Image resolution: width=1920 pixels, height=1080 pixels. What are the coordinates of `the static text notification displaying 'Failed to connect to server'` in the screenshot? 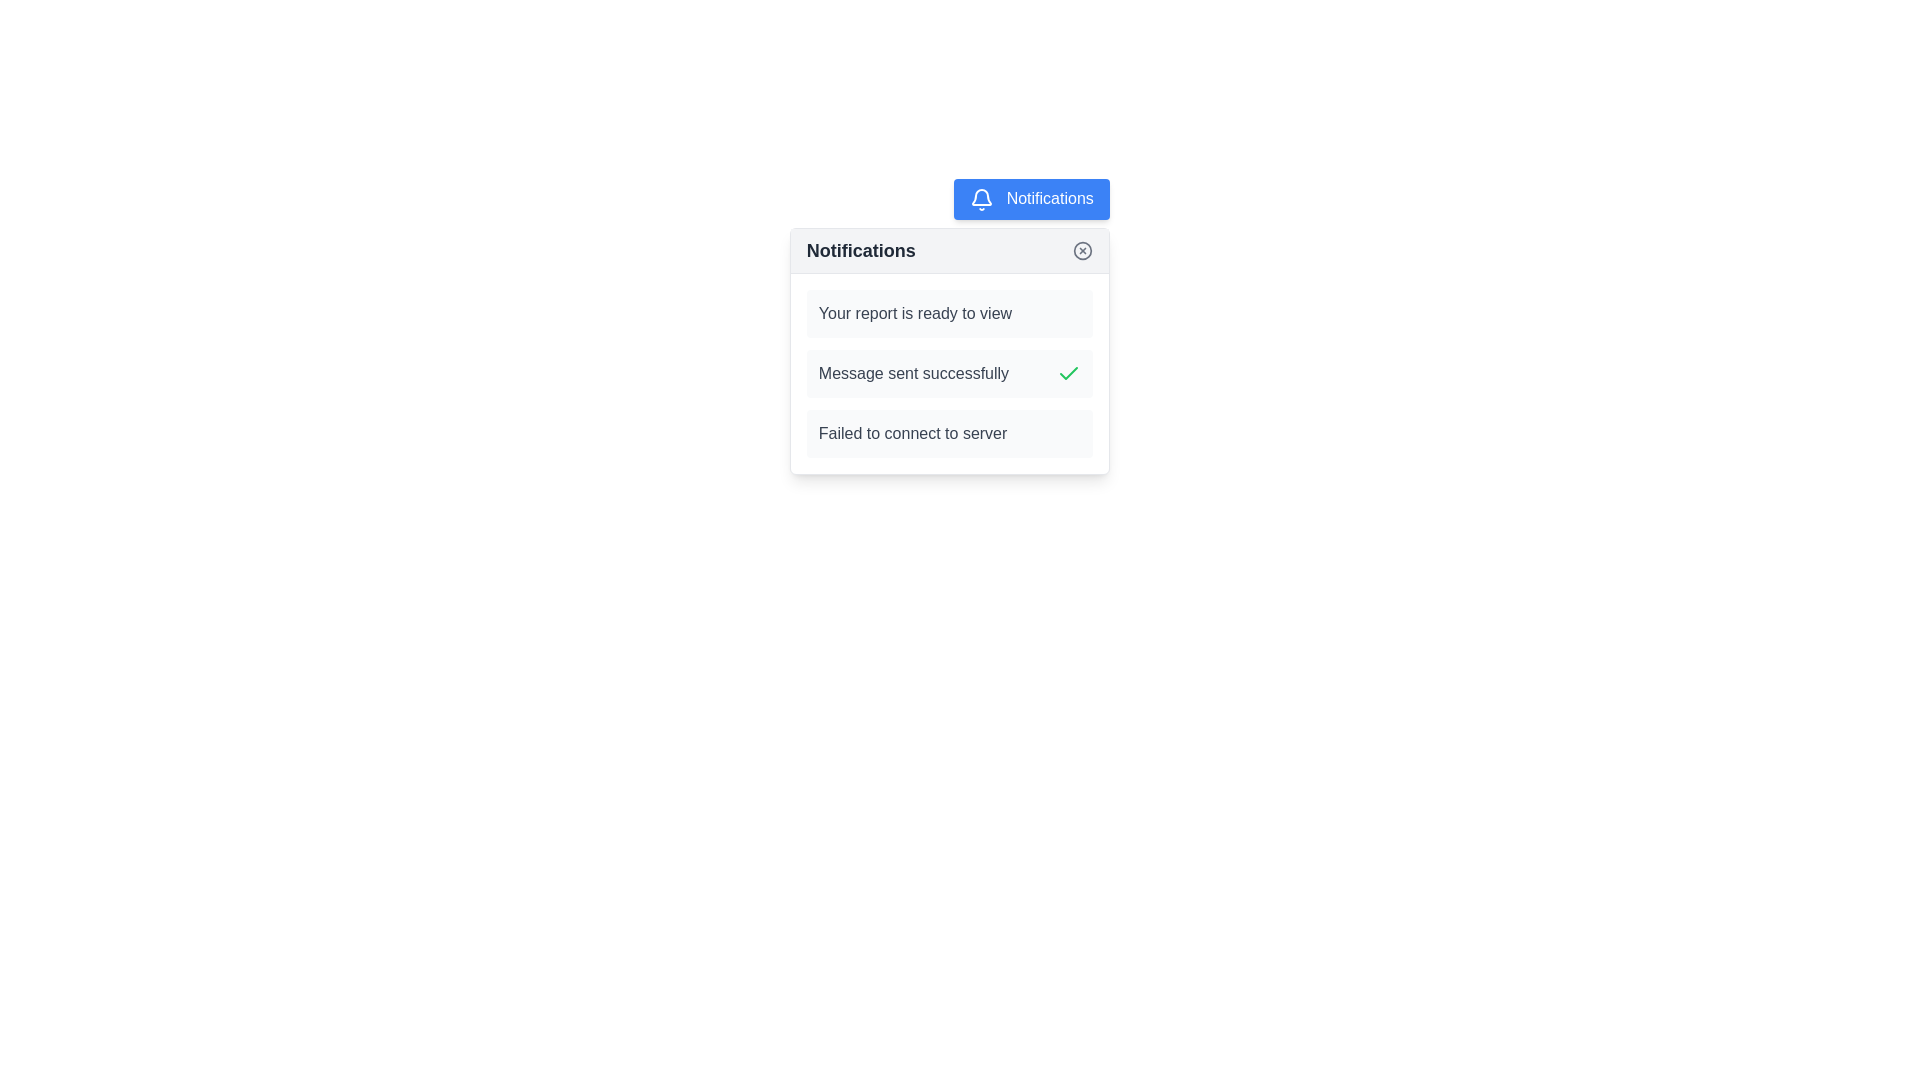 It's located at (912, 432).